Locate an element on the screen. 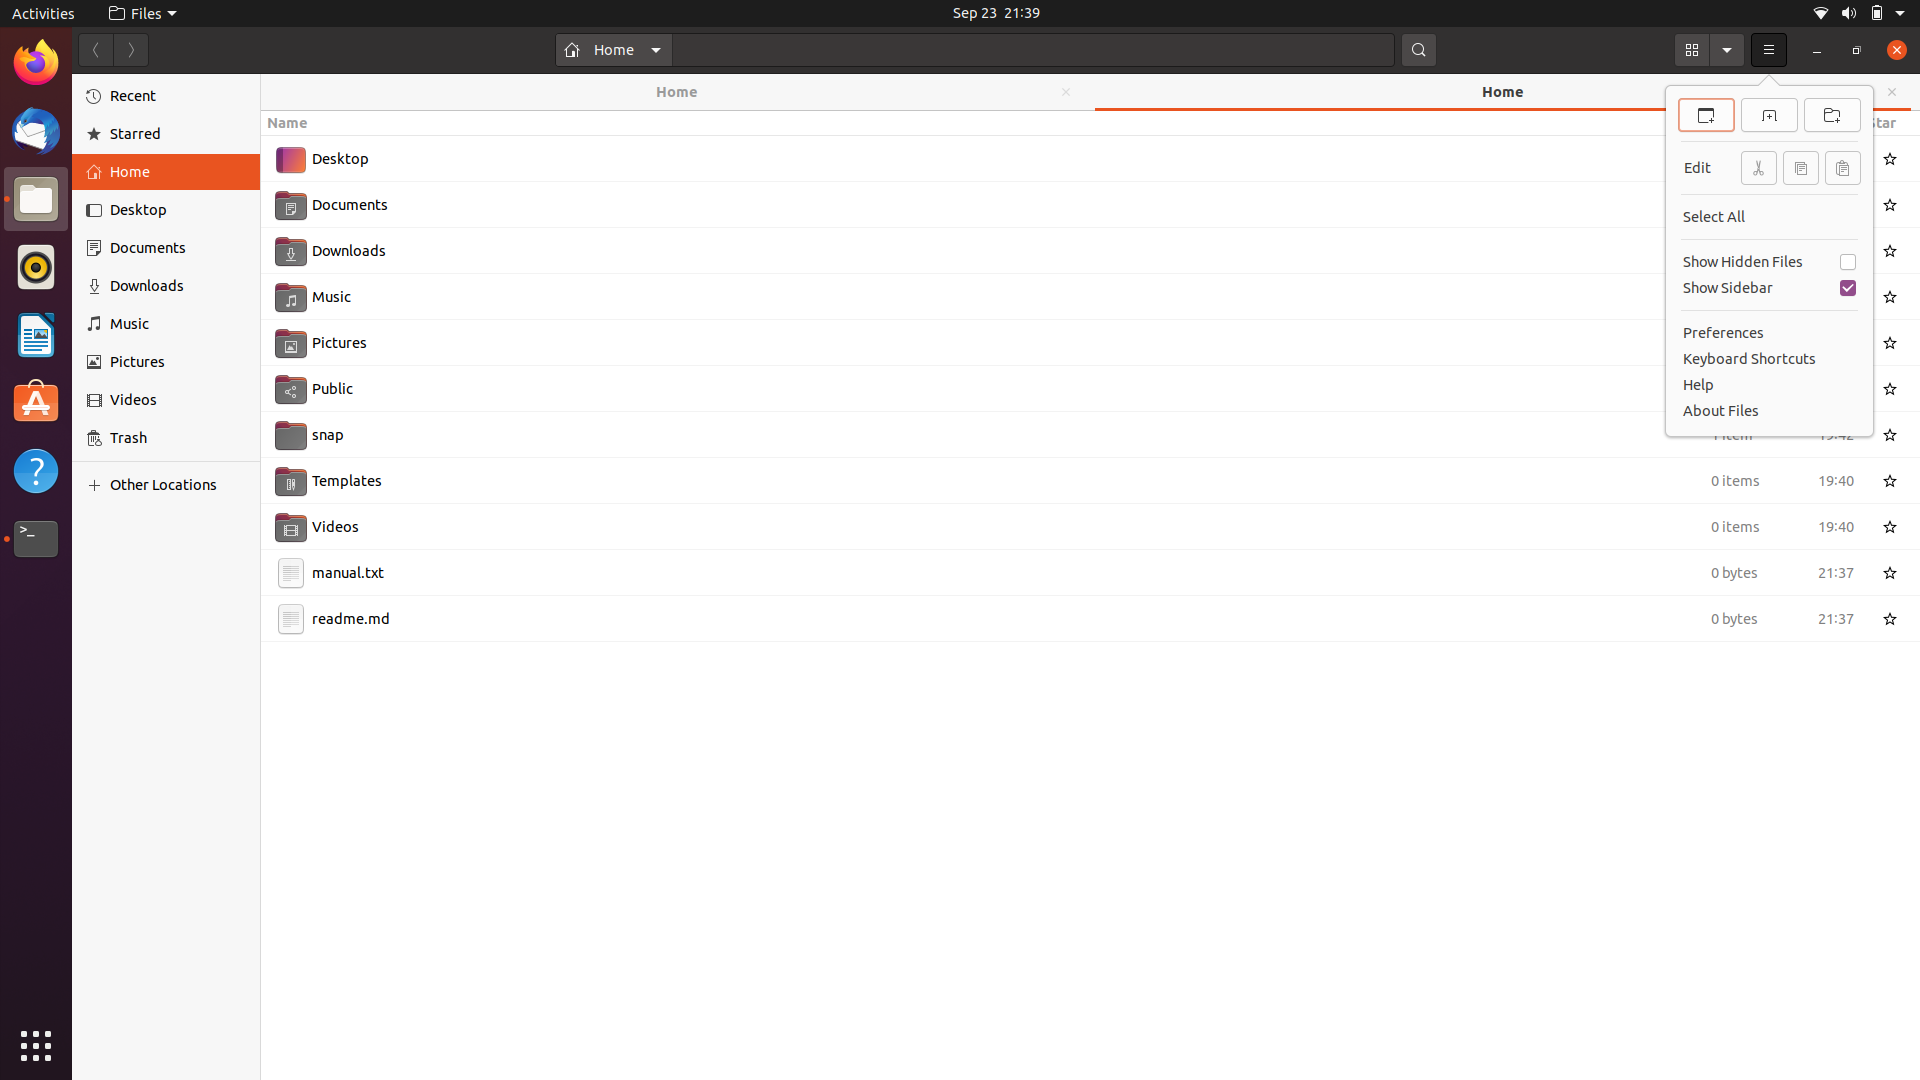  Slice the manual.txt document using keyboard and mouse shortcuts is located at coordinates (1068, 571).